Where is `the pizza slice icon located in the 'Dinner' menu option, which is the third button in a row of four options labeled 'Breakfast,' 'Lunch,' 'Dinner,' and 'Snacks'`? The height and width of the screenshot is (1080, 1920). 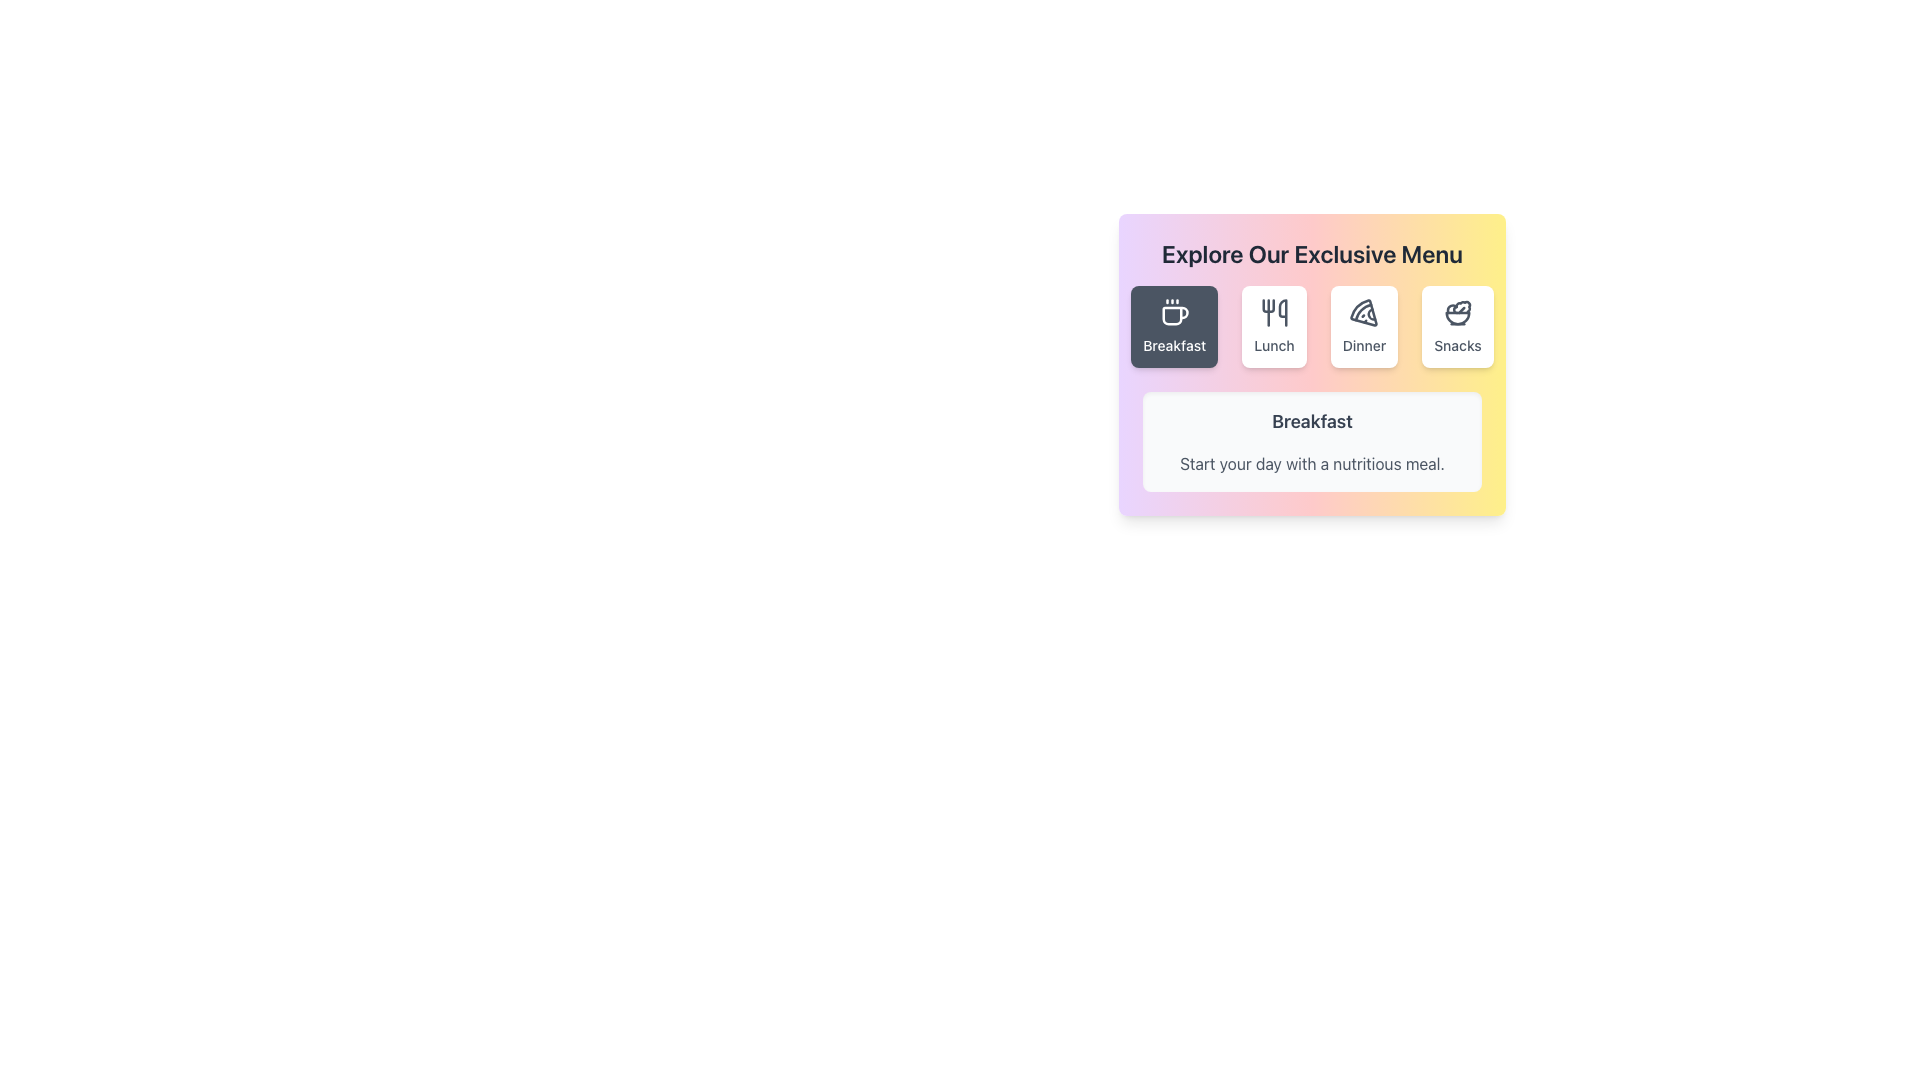 the pizza slice icon located in the 'Dinner' menu option, which is the third button in a row of four options labeled 'Breakfast,' 'Lunch,' 'Dinner,' and 'Snacks' is located at coordinates (1363, 312).